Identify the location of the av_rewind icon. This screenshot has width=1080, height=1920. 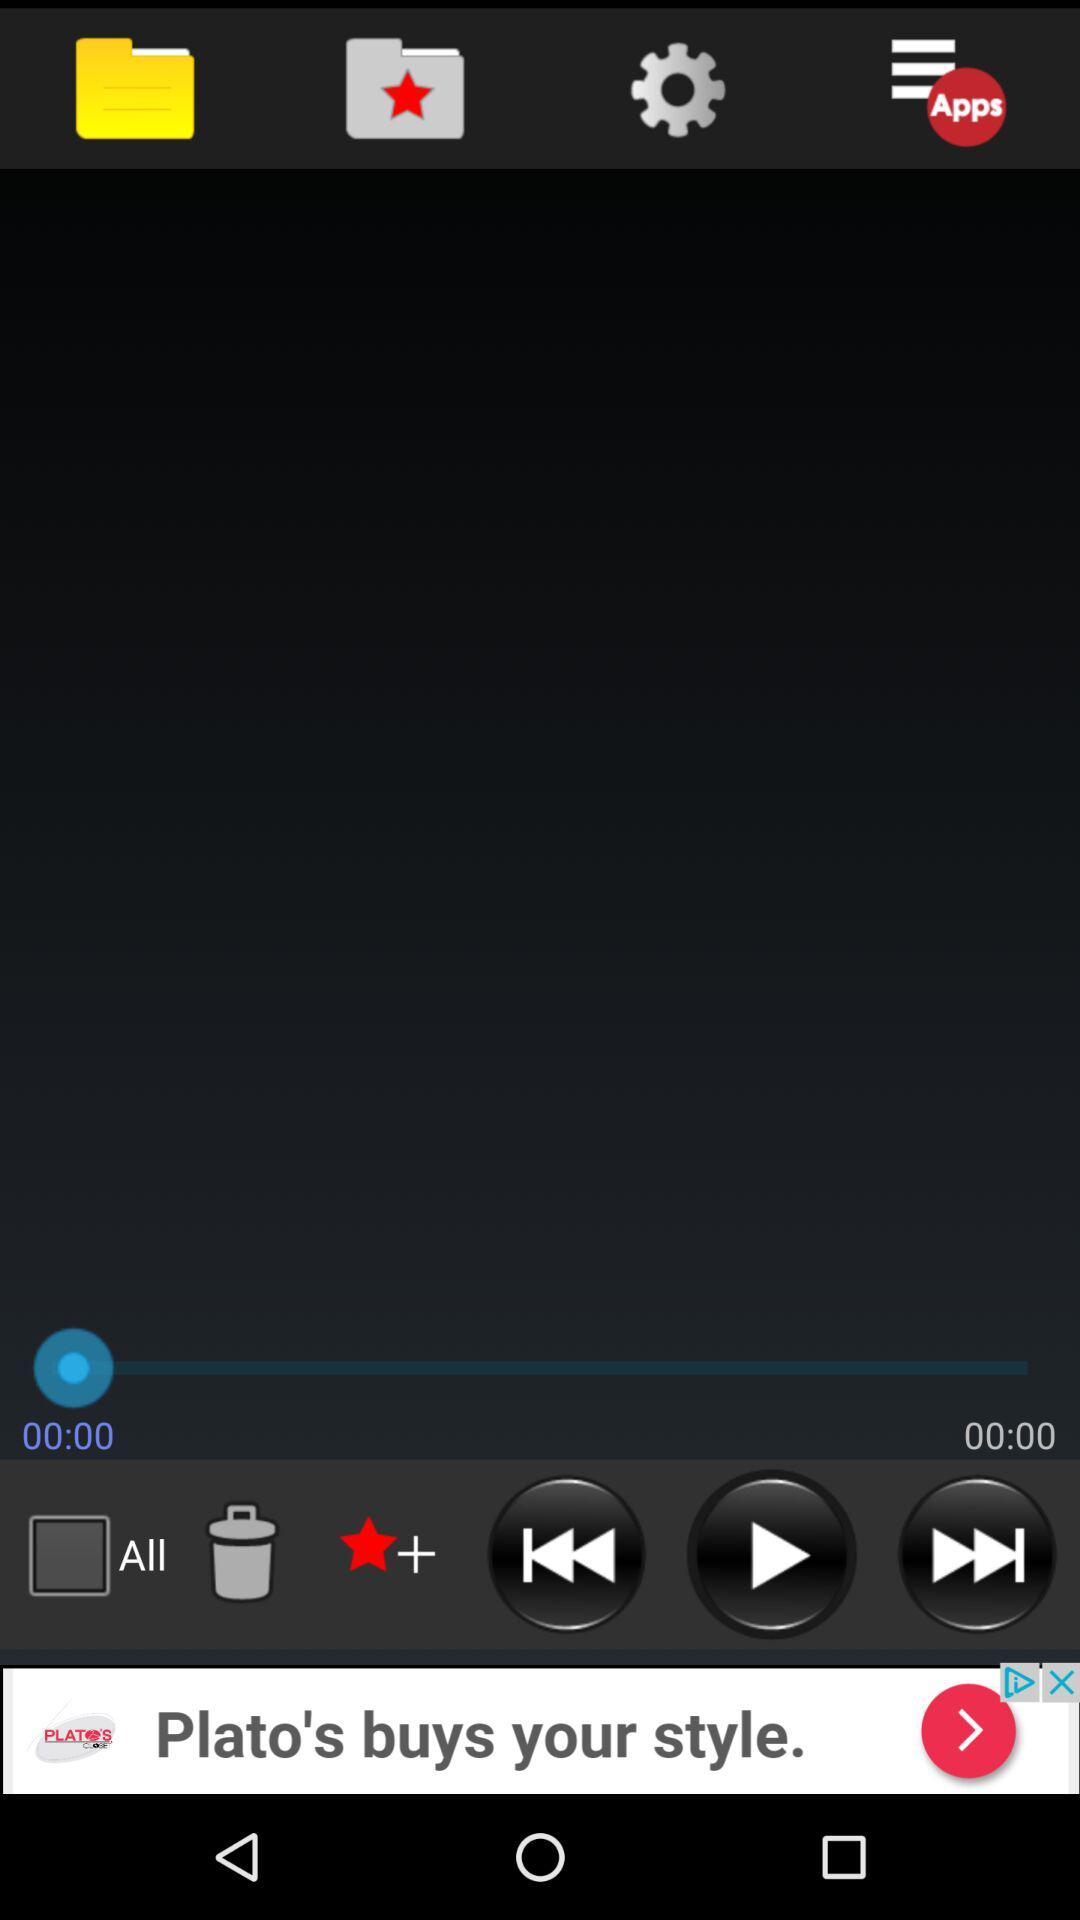
(566, 1663).